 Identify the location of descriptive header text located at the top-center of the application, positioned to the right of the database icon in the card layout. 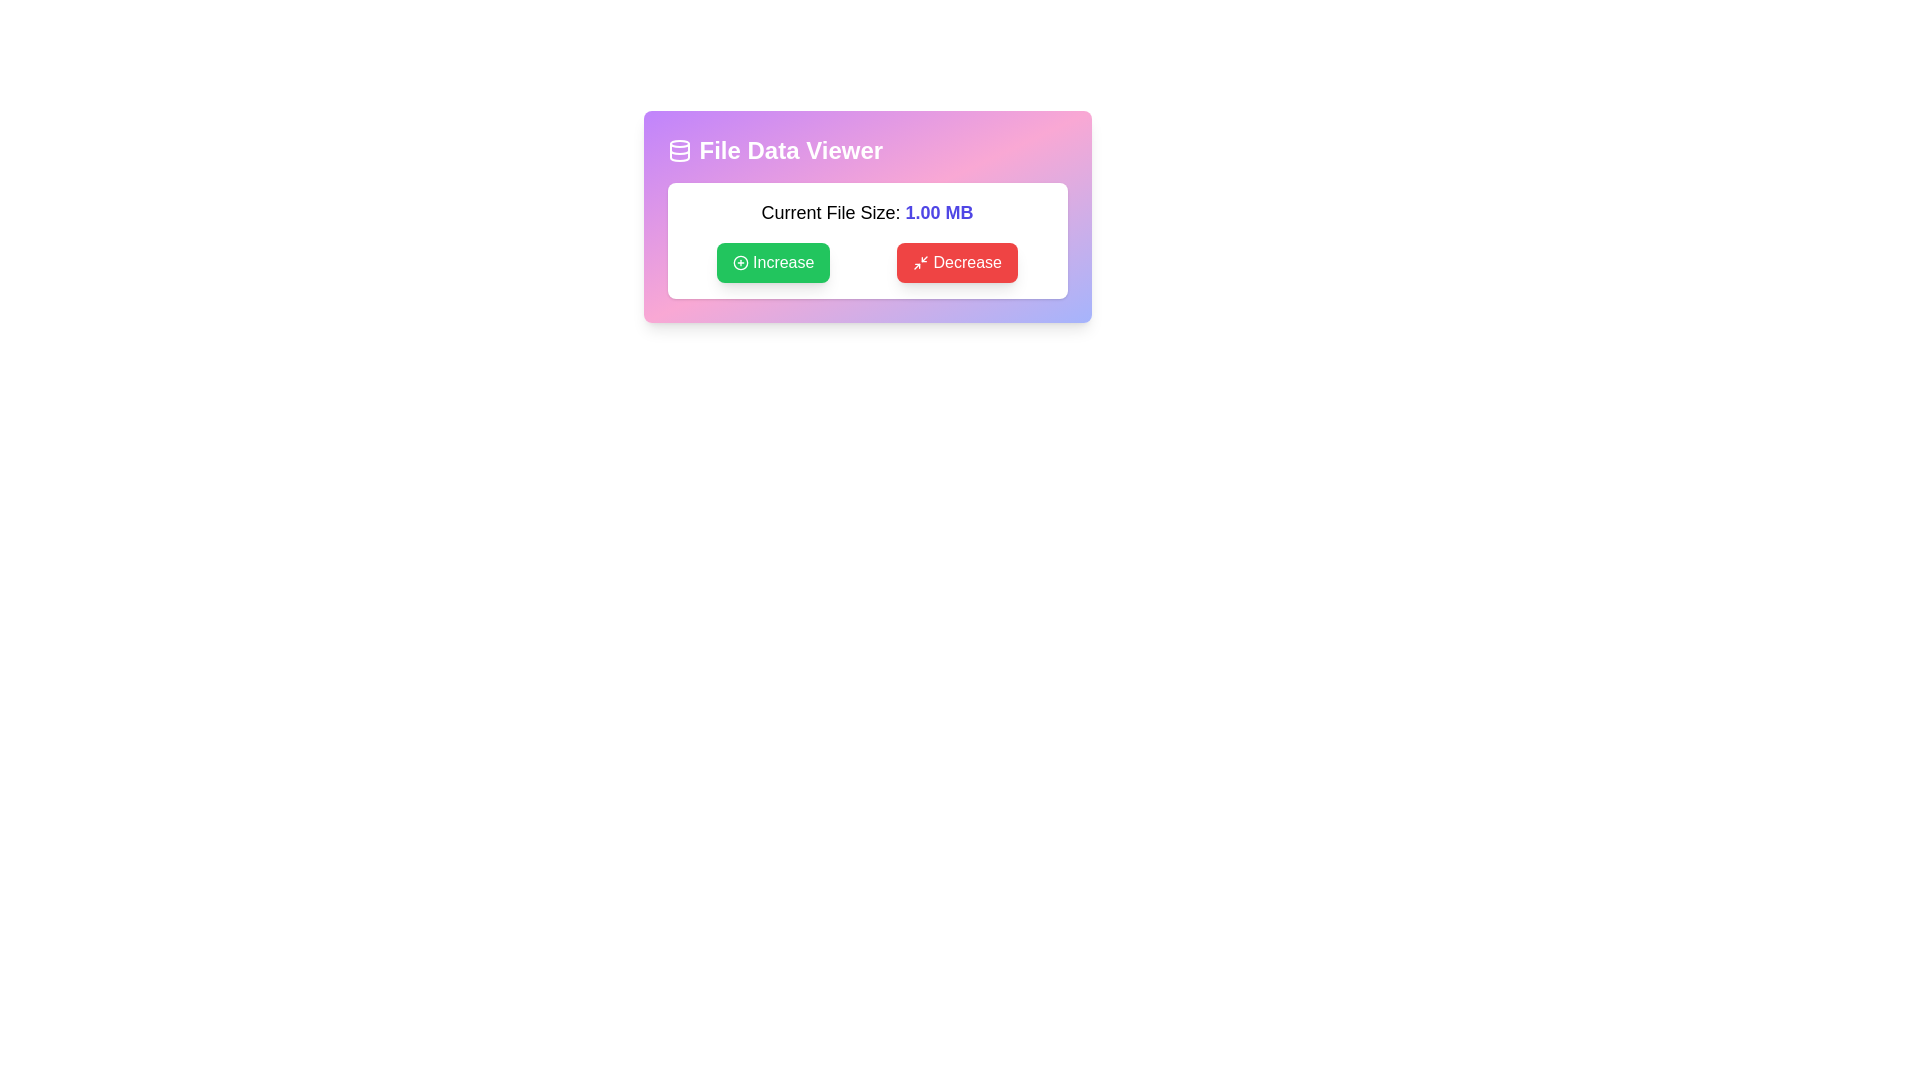
(790, 149).